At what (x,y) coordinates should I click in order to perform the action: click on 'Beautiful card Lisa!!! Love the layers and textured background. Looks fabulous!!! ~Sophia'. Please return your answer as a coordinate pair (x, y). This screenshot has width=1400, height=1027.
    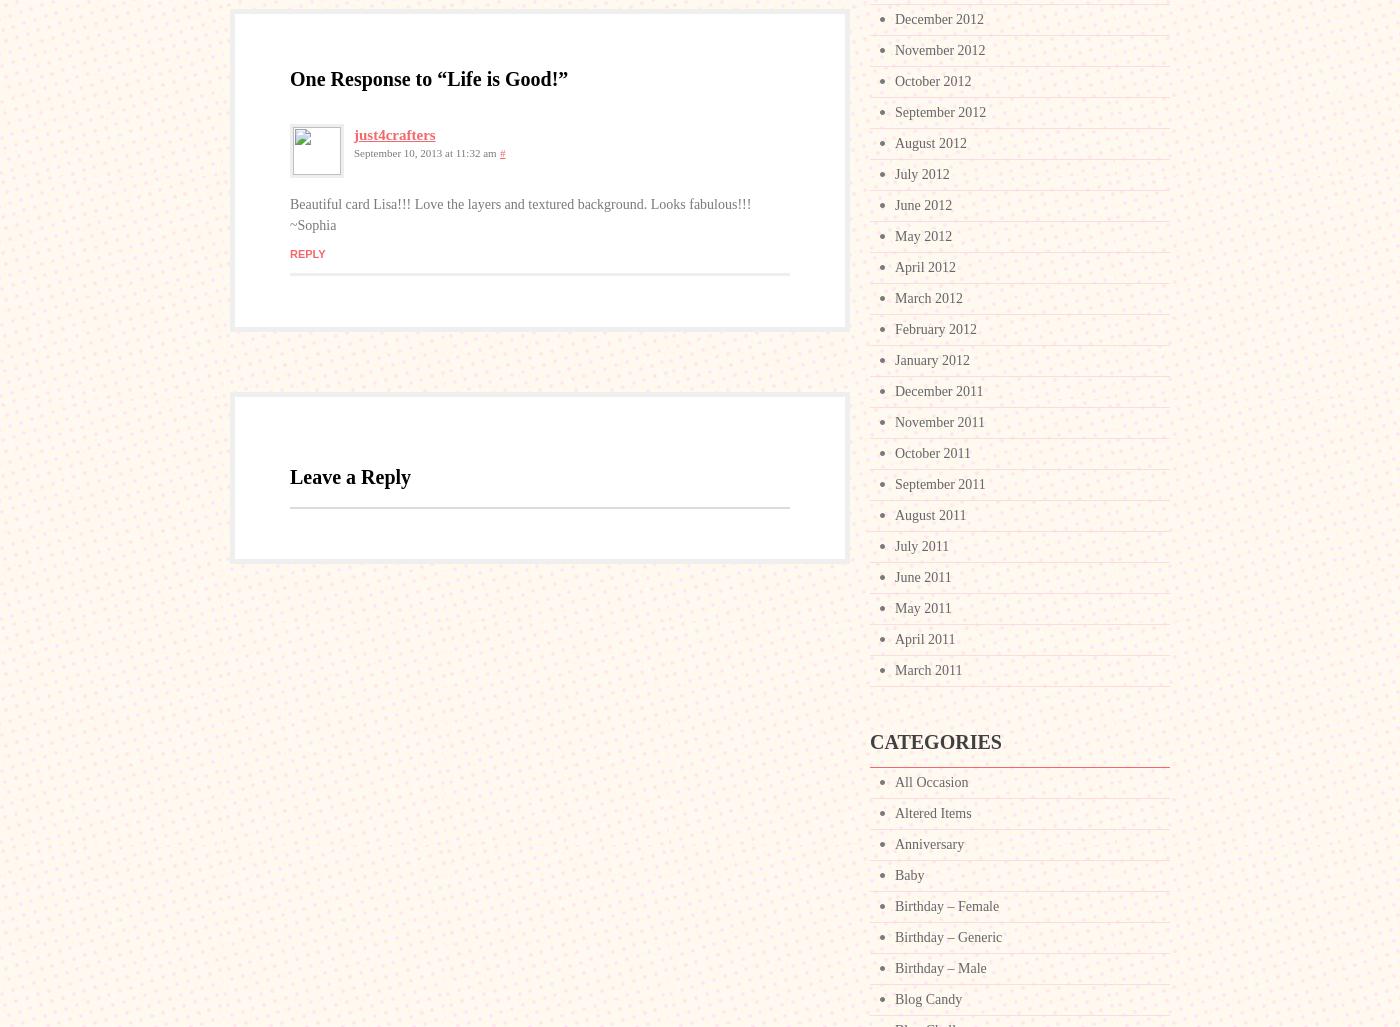
    Looking at the image, I should click on (289, 213).